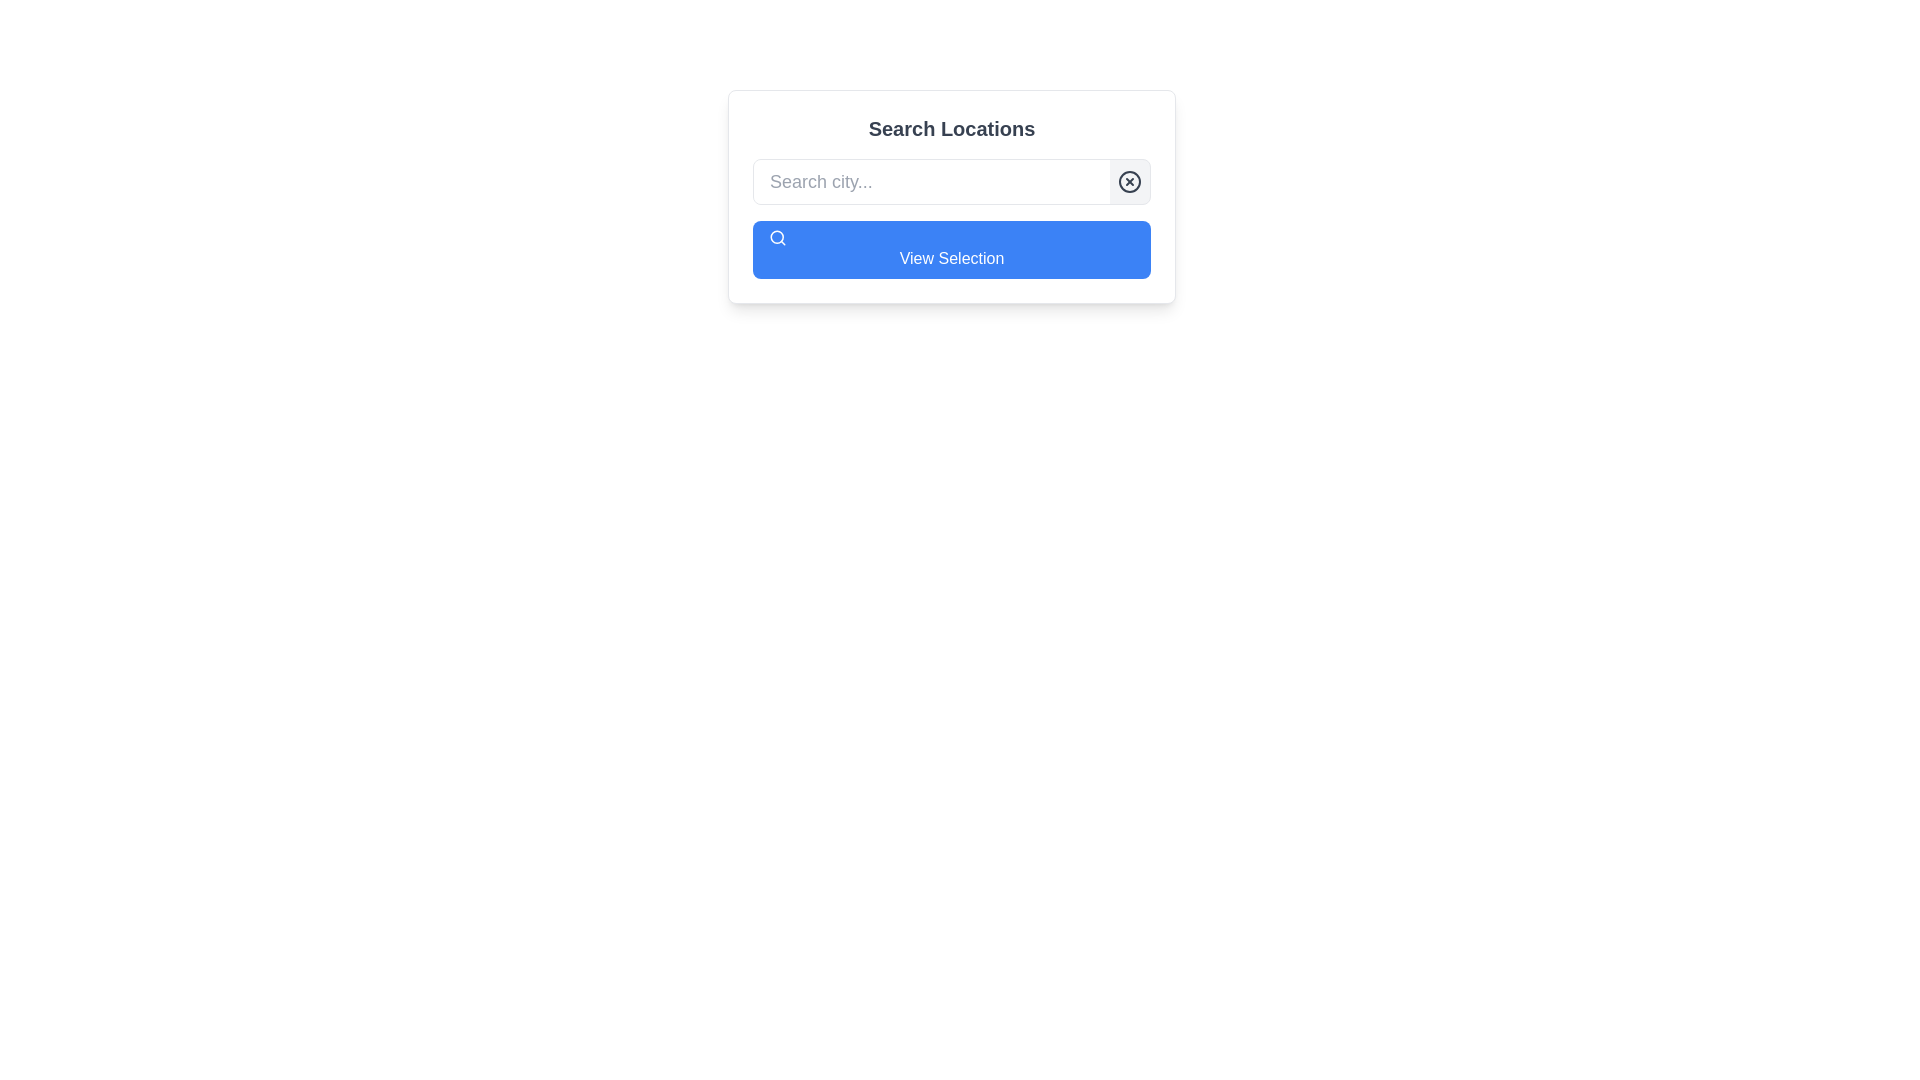 This screenshot has height=1080, width=1920. I want to click on the icon button resembling a circle with an 'X' in the center, located on the far right of the text input field in the search bar interface, so click(1129, 181).